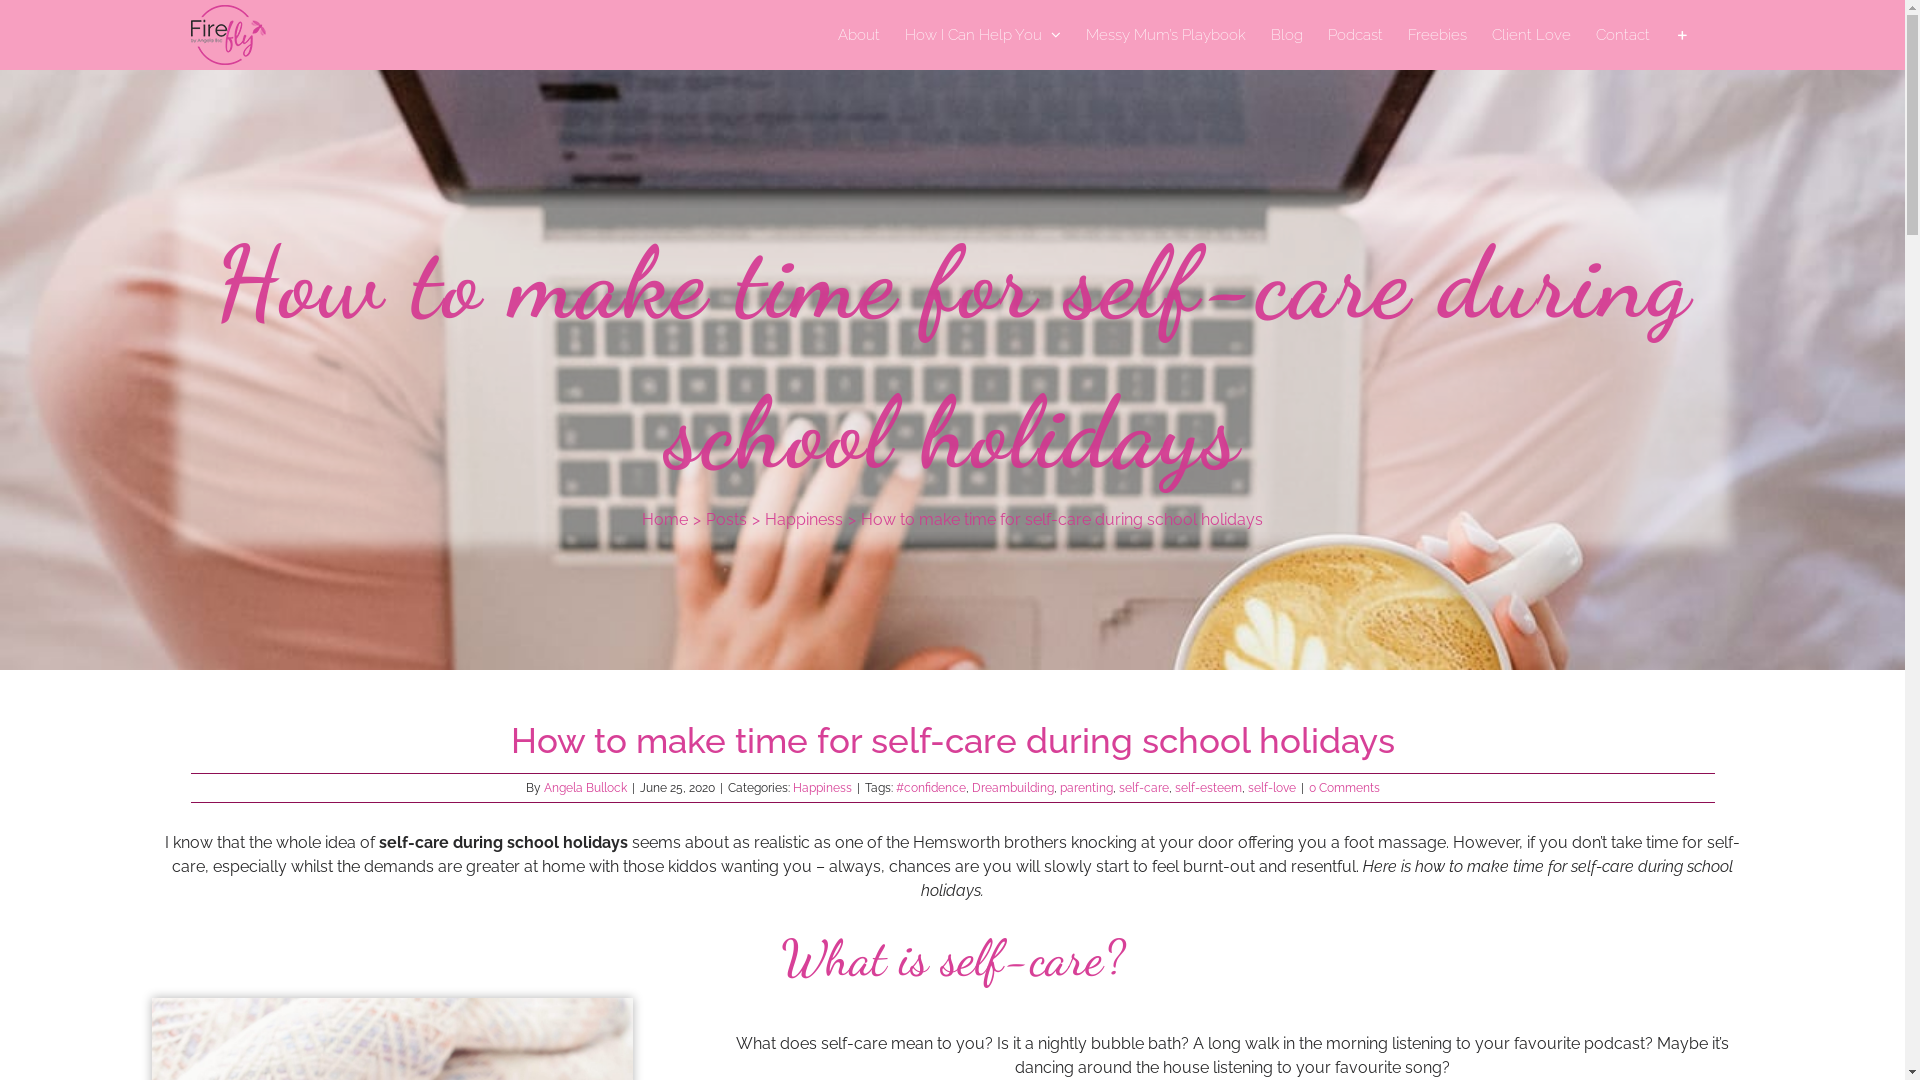 This screenshot has height=1080, width=1920. I want to click on 'How I Can Help You', so click(902, 34).